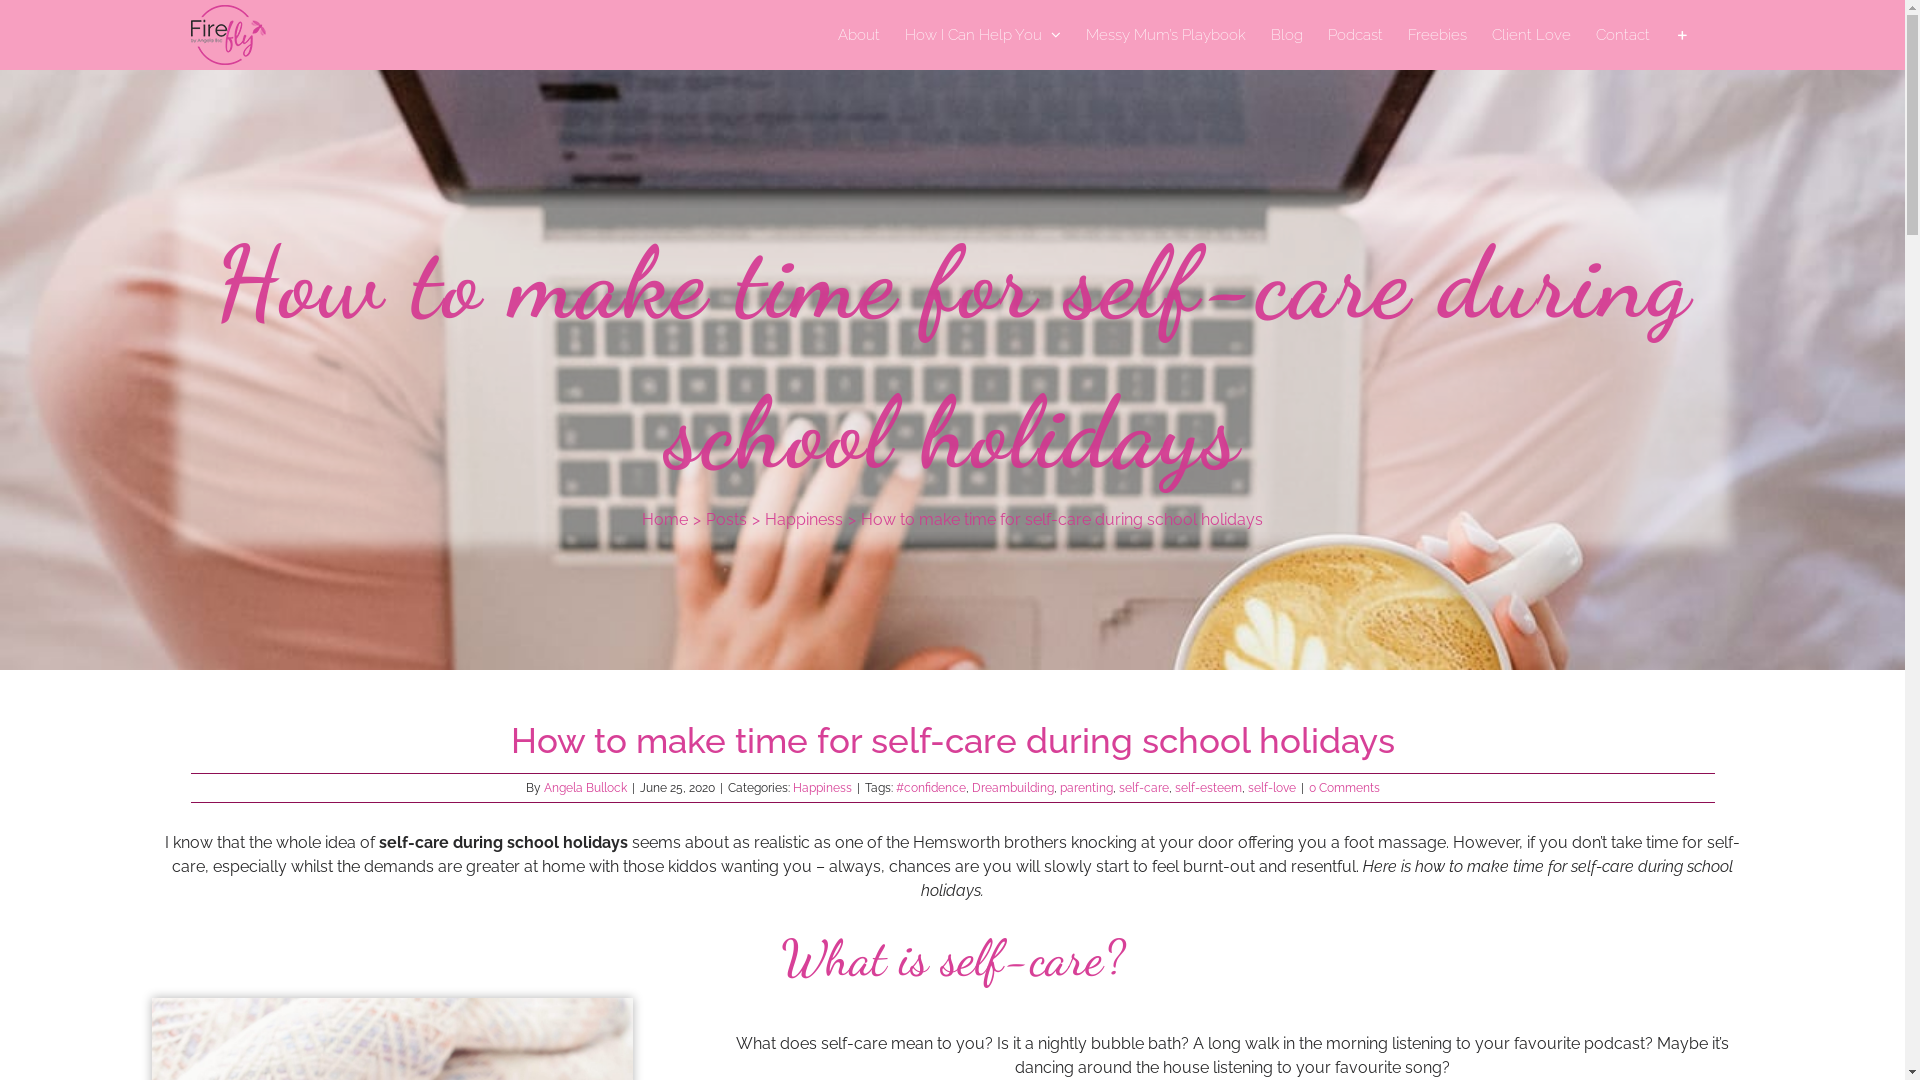 This screenshot has height=1080, width=1920. I want to click on 'How I Can Help You', so click(902, 34).